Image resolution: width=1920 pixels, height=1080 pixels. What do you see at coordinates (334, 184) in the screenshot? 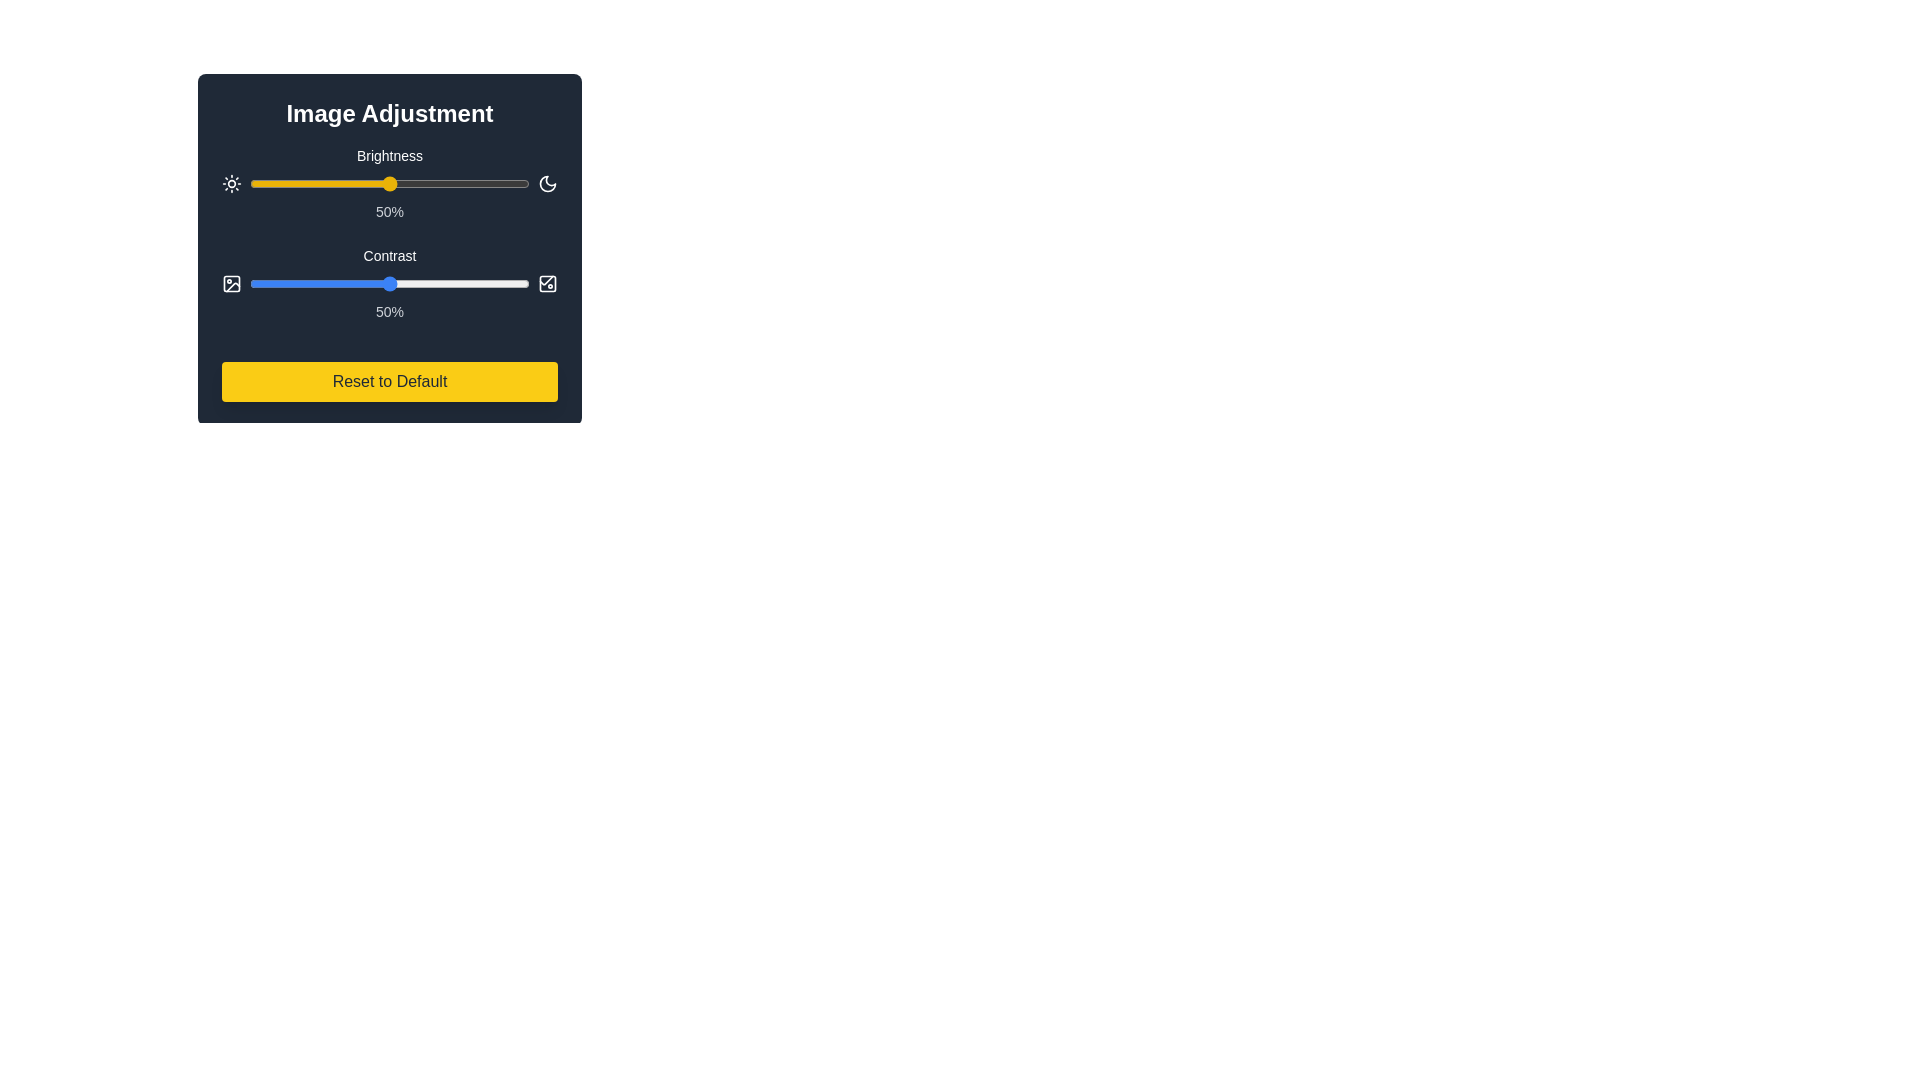
I see `brightness` at bounding box center [334, 184].